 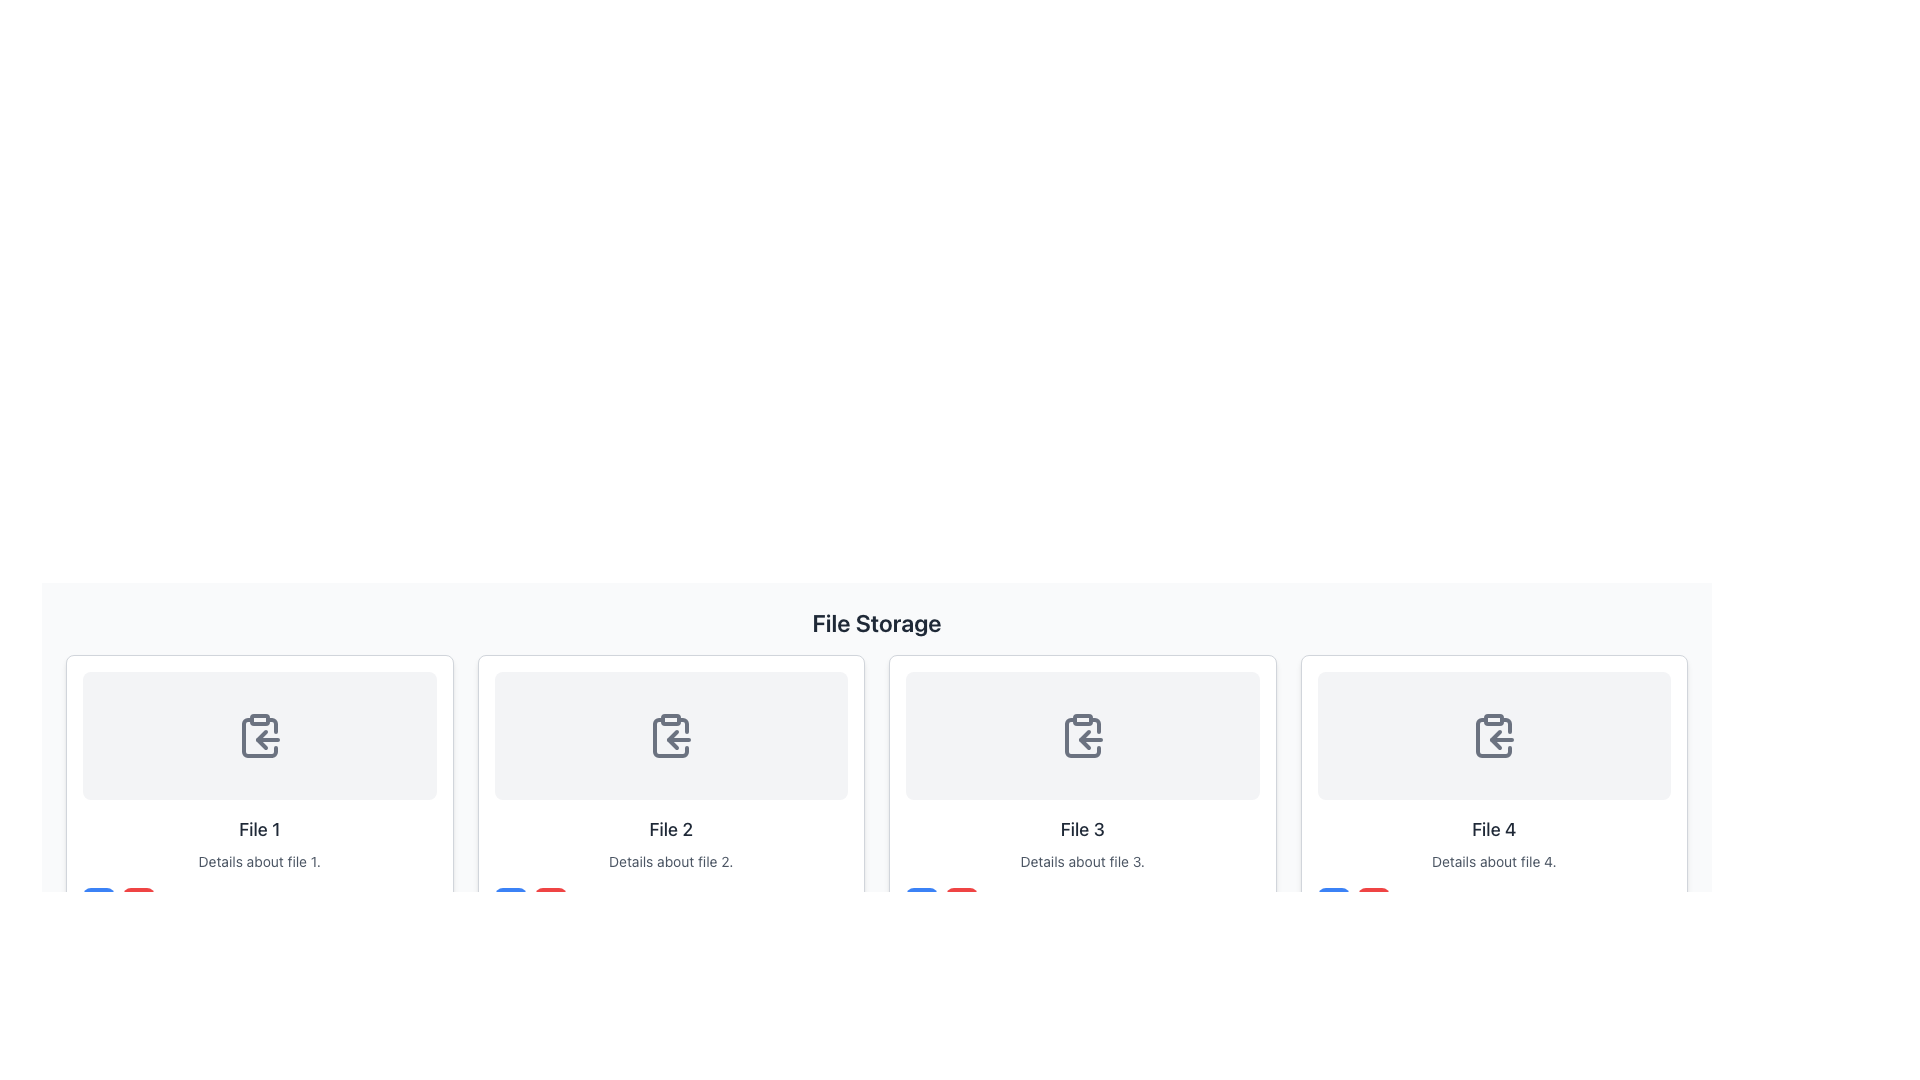 What do you see at coordinates (1494, 720) in the screenshot?
I see `the graphical icon segment of the clipboard icon in the fourth card of the user interface` at bounding box center [1494, 720].